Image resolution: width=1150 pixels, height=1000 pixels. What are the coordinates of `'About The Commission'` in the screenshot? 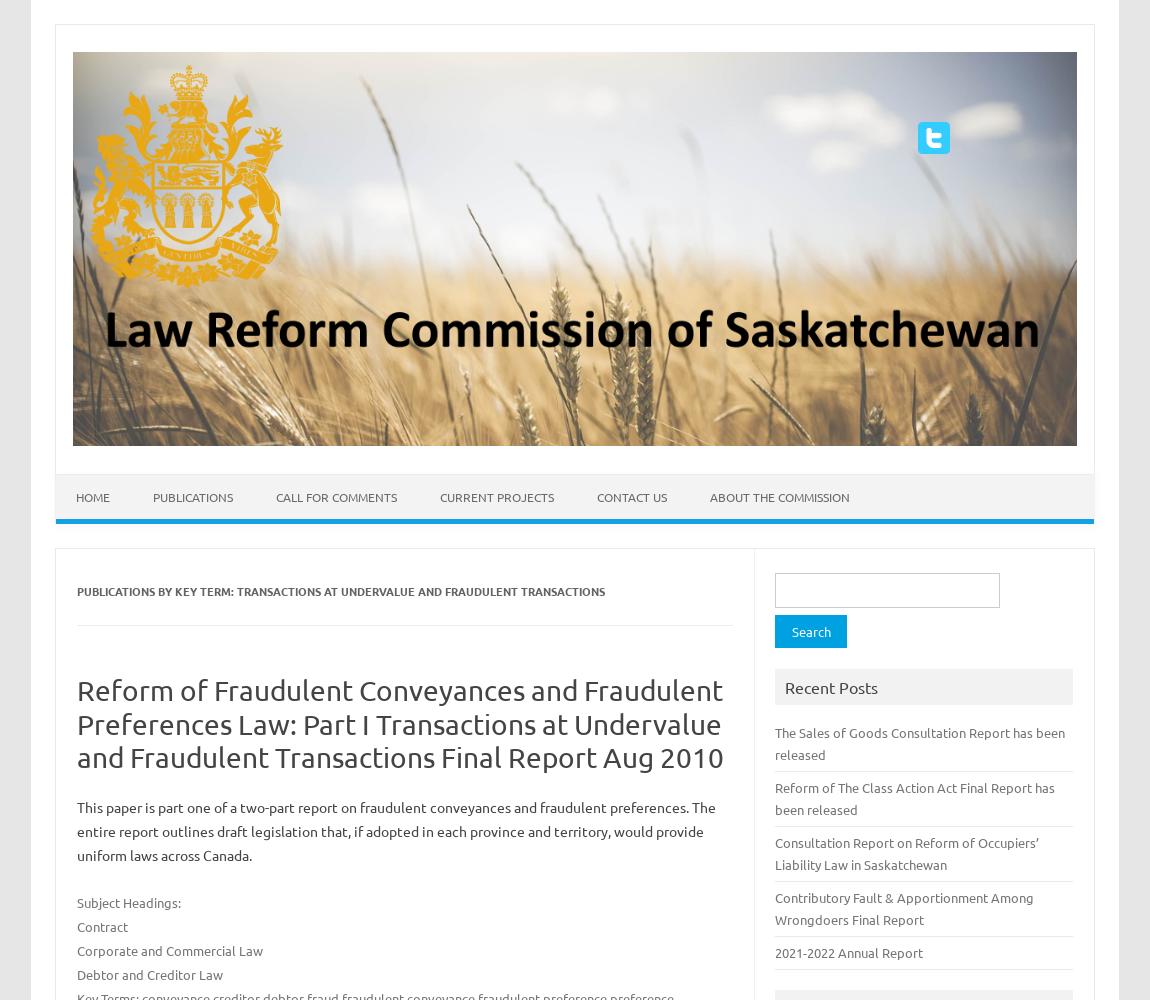 It's located at (779, 495).